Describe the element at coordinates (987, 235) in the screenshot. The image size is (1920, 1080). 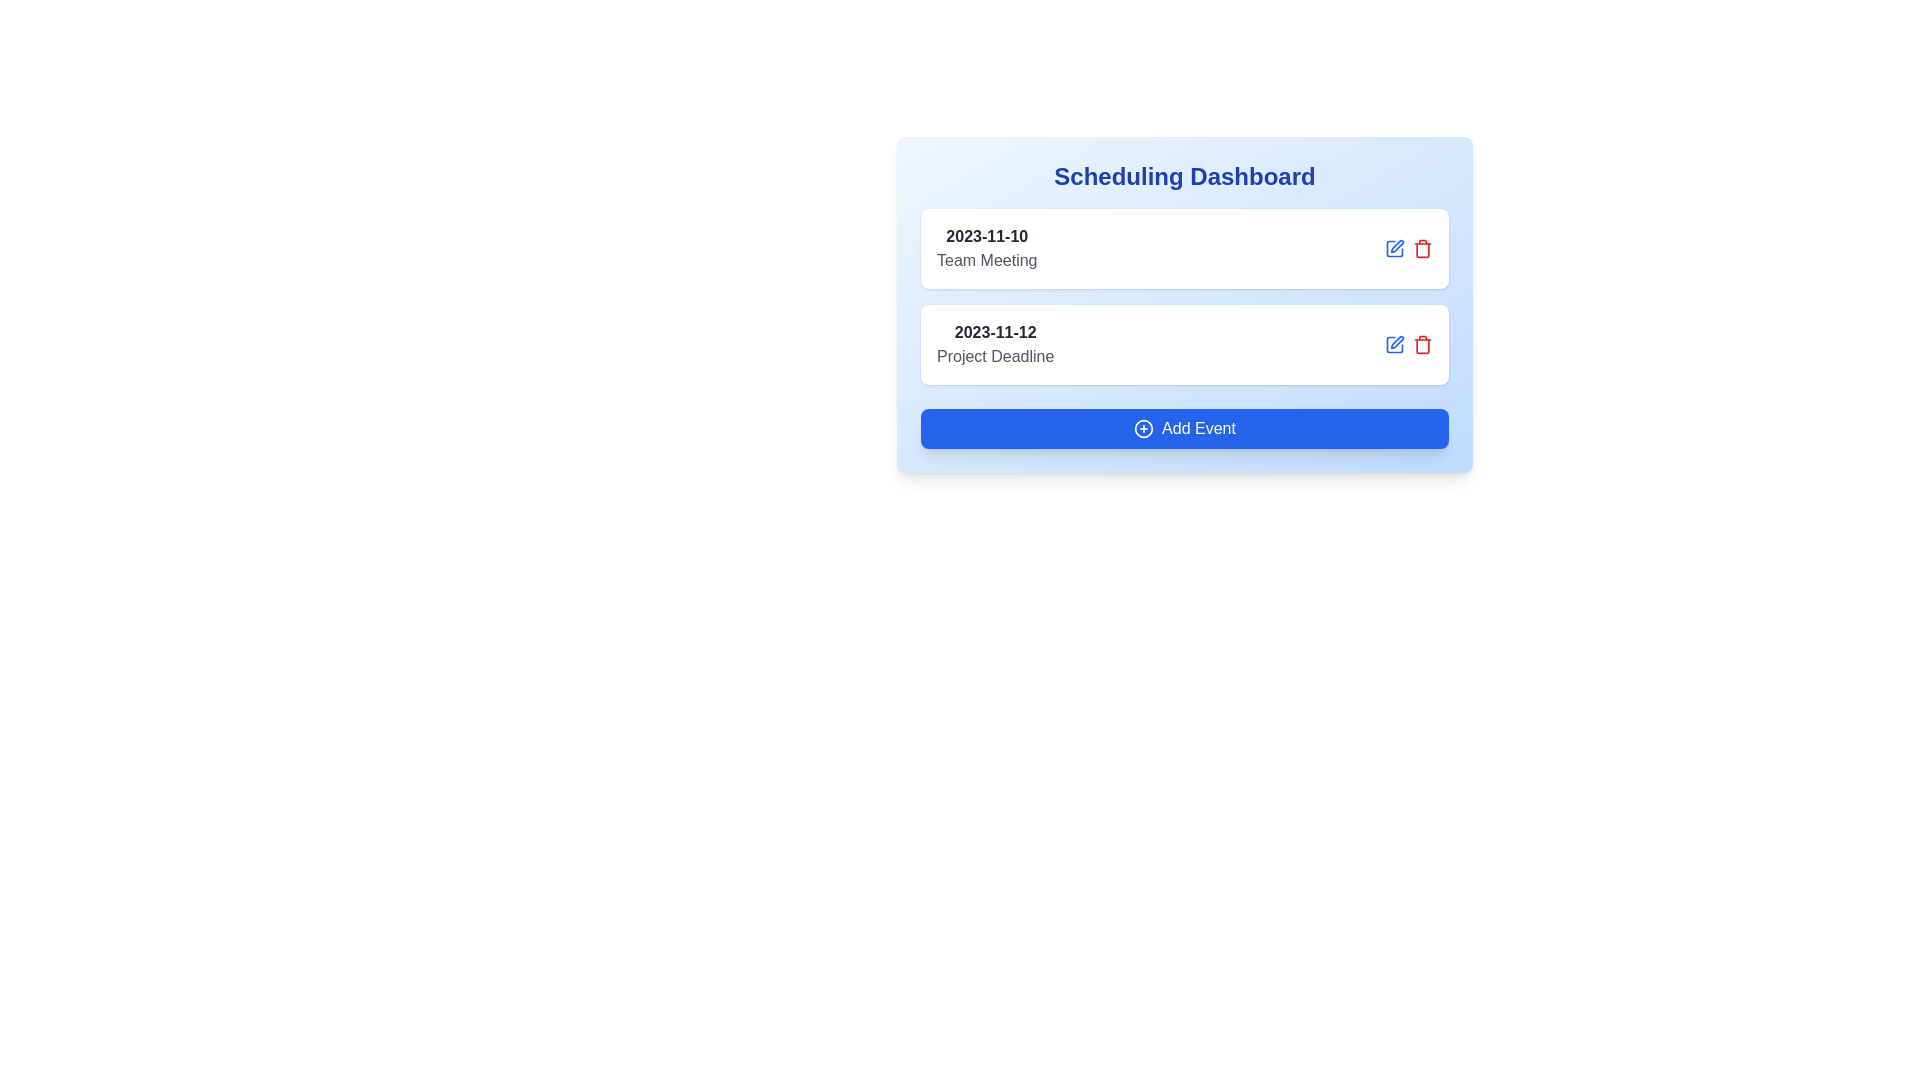
I see `date label associated with the 'Team Meeting' event located in the upper section of the interface, positioned in the top-left portion of its rectangular block` at that location.